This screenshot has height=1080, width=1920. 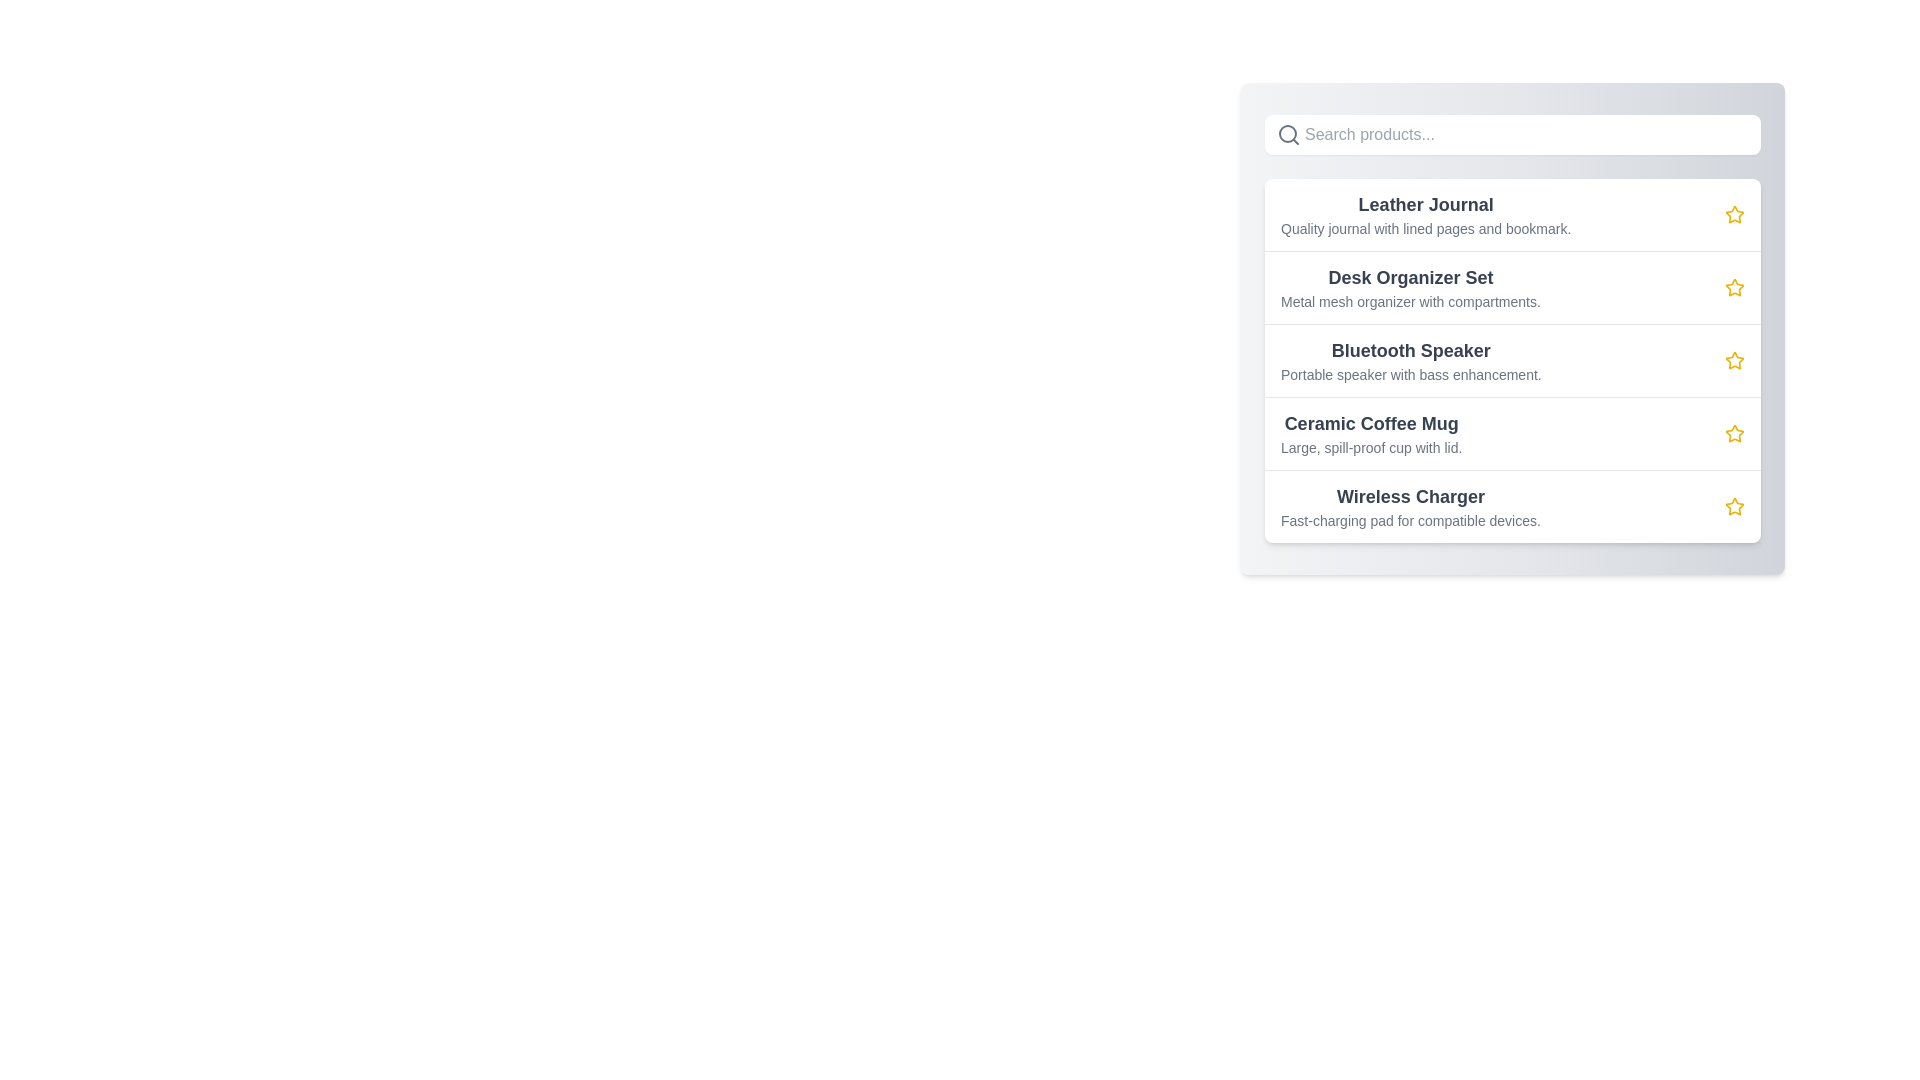 What do you see at coordinates (1733, 505) in the screenshot?
I see `the Star icon with a yellow border located to the right of the 'Wireless Charger' product description` at bounding box center [1733, 505].